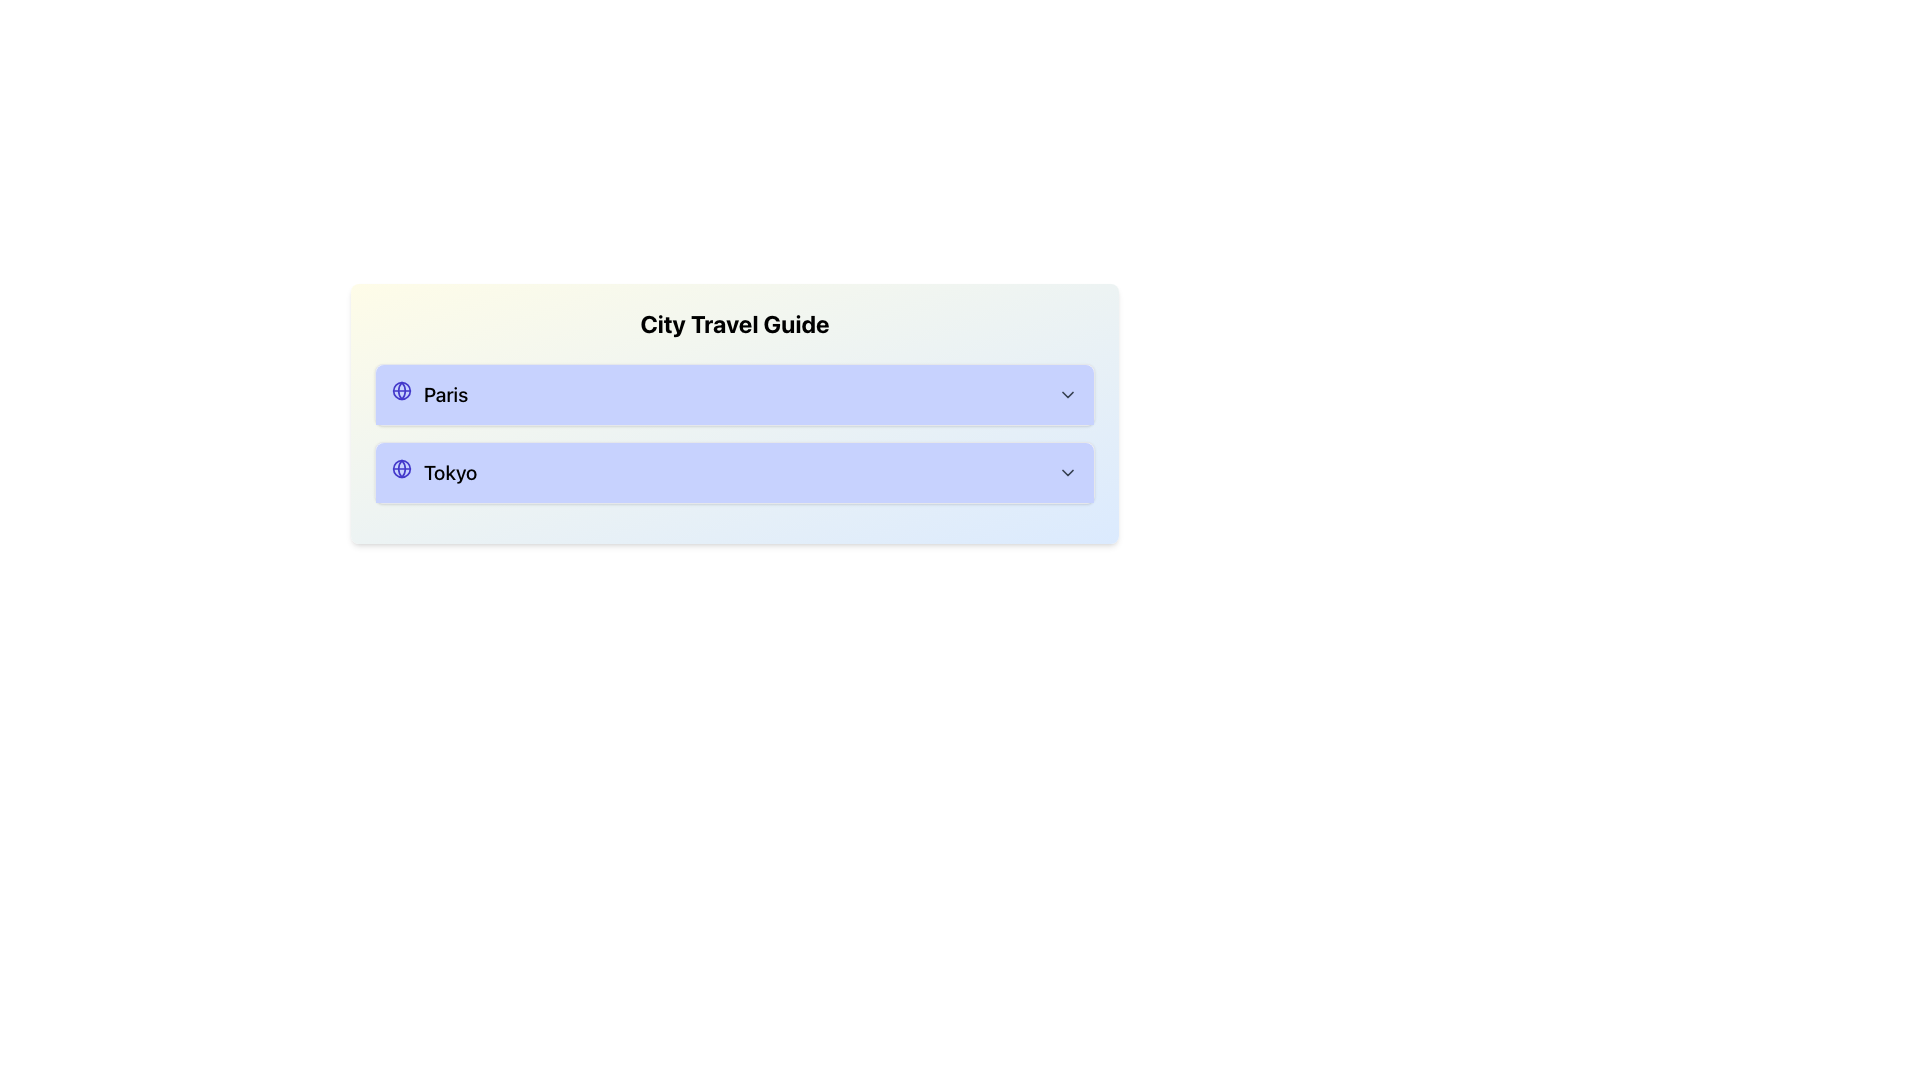  Describe the element at coordinates (401, 469) in the screenshot. I see `the aesthetic design of the circular globe-themed icon located in the second entry of the vertical list labeled 'Tokyo'` at that location.